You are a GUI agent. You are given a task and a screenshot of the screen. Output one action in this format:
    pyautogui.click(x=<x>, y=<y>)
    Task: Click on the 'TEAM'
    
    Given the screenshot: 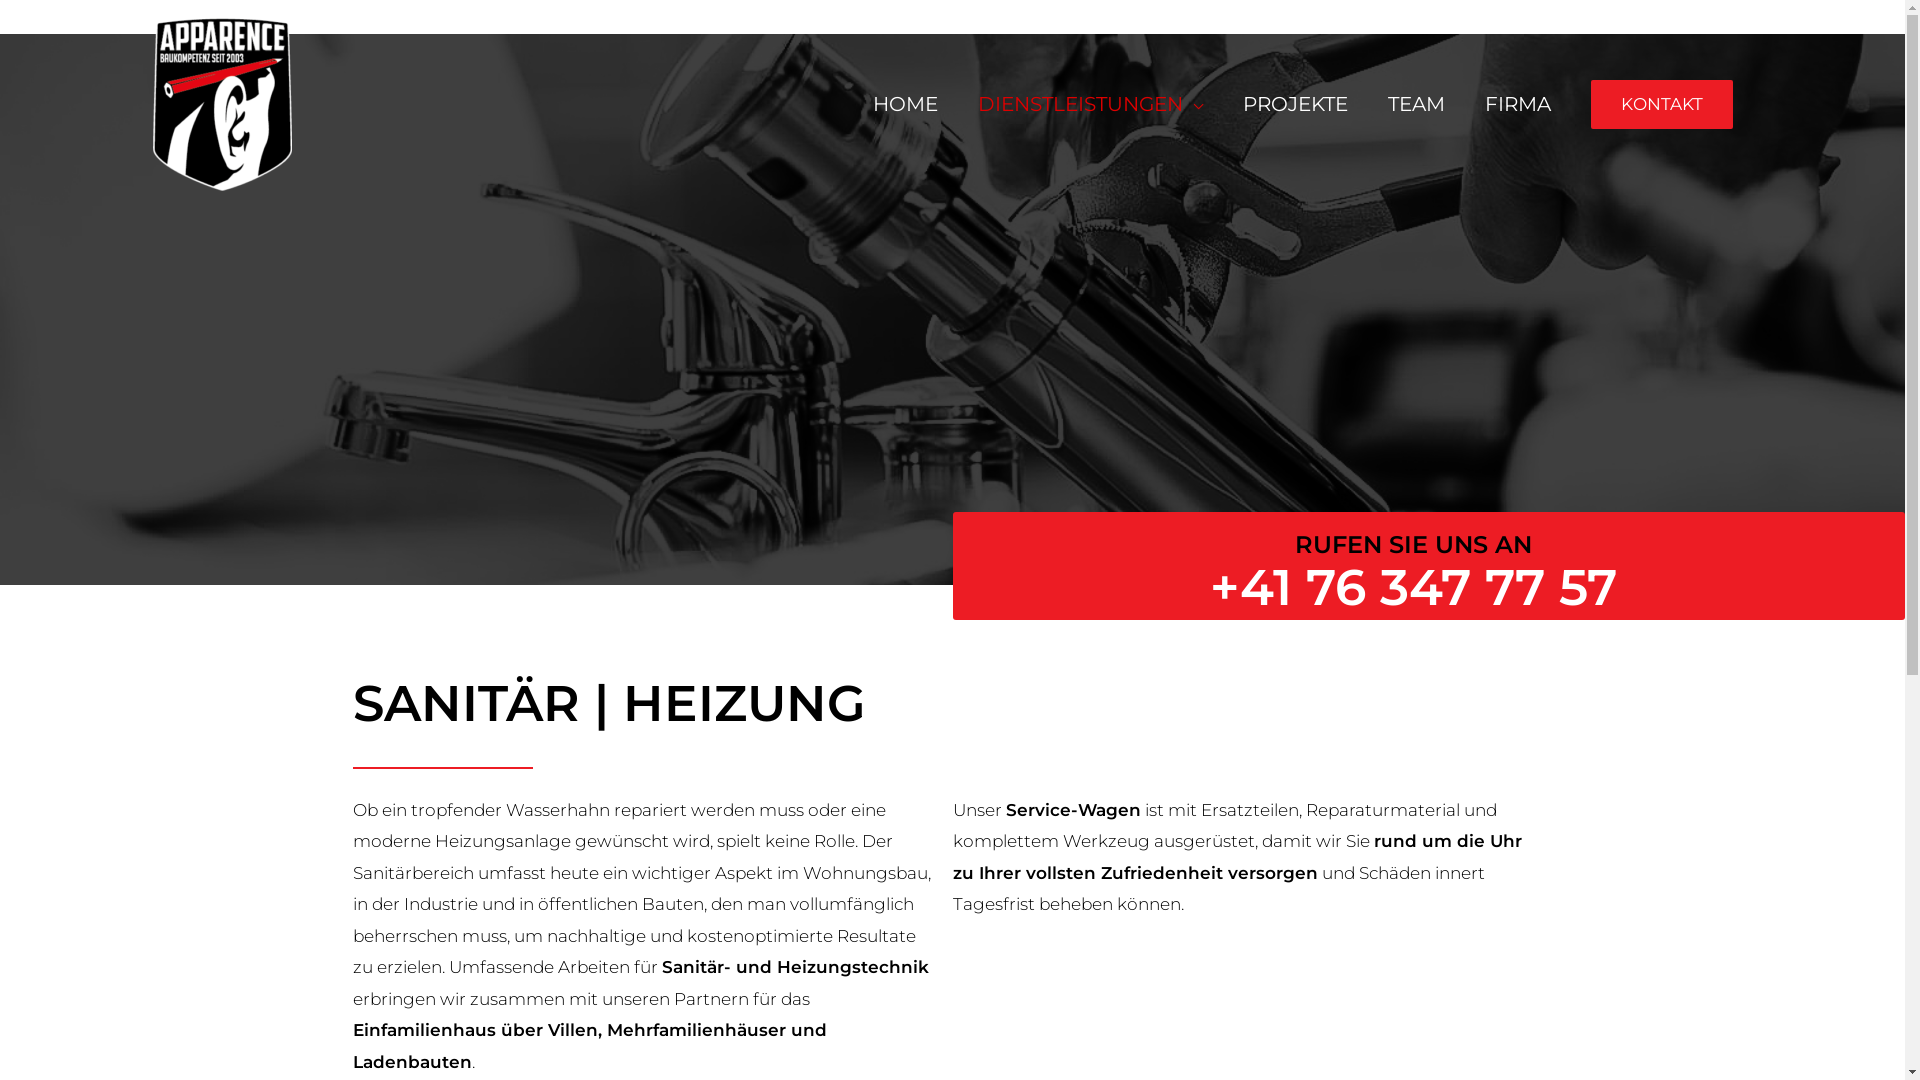 What is the action you would take?
    pyautogui.click(x=1367, y=104)
    